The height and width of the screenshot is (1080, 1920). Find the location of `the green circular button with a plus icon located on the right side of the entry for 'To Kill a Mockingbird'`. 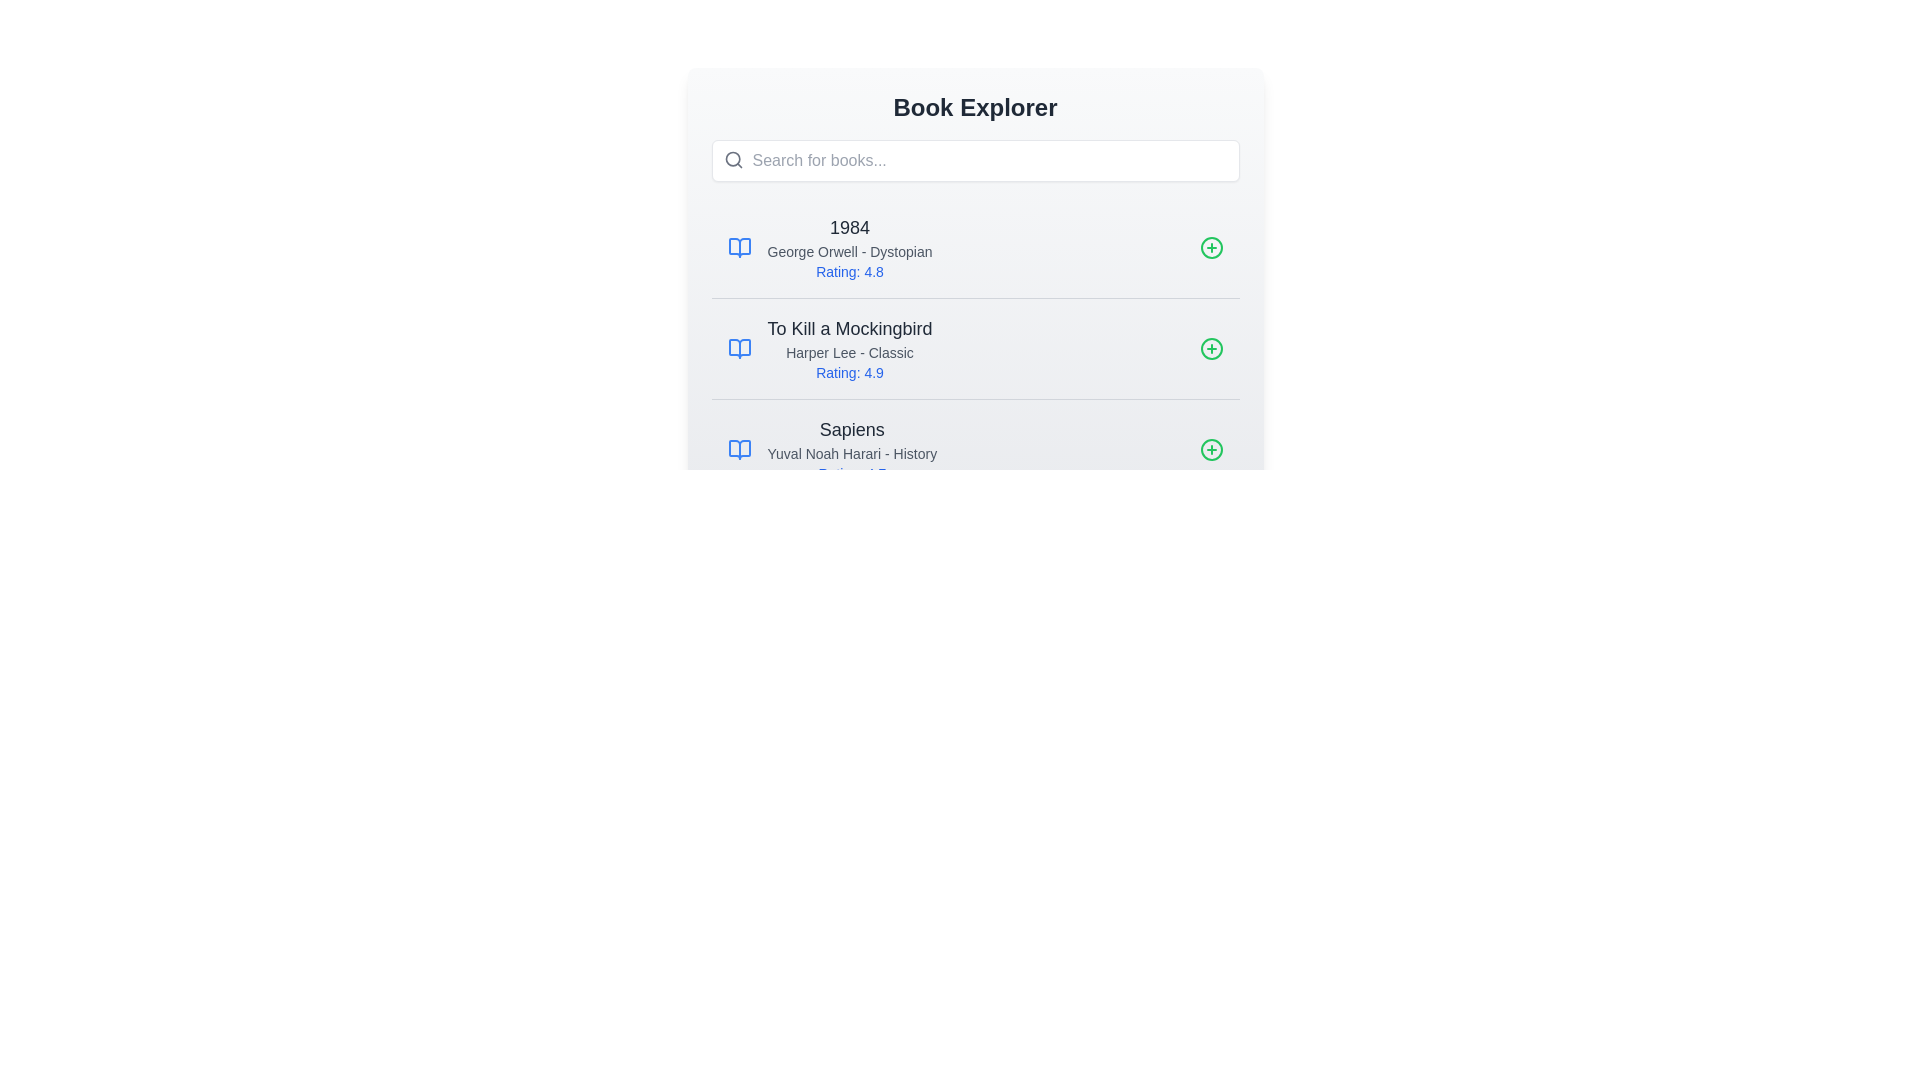

the green circular button with a plus icon located on the right side of the entry for 'To Kill a Mockingbird' is located at coordinates (1210, 347).